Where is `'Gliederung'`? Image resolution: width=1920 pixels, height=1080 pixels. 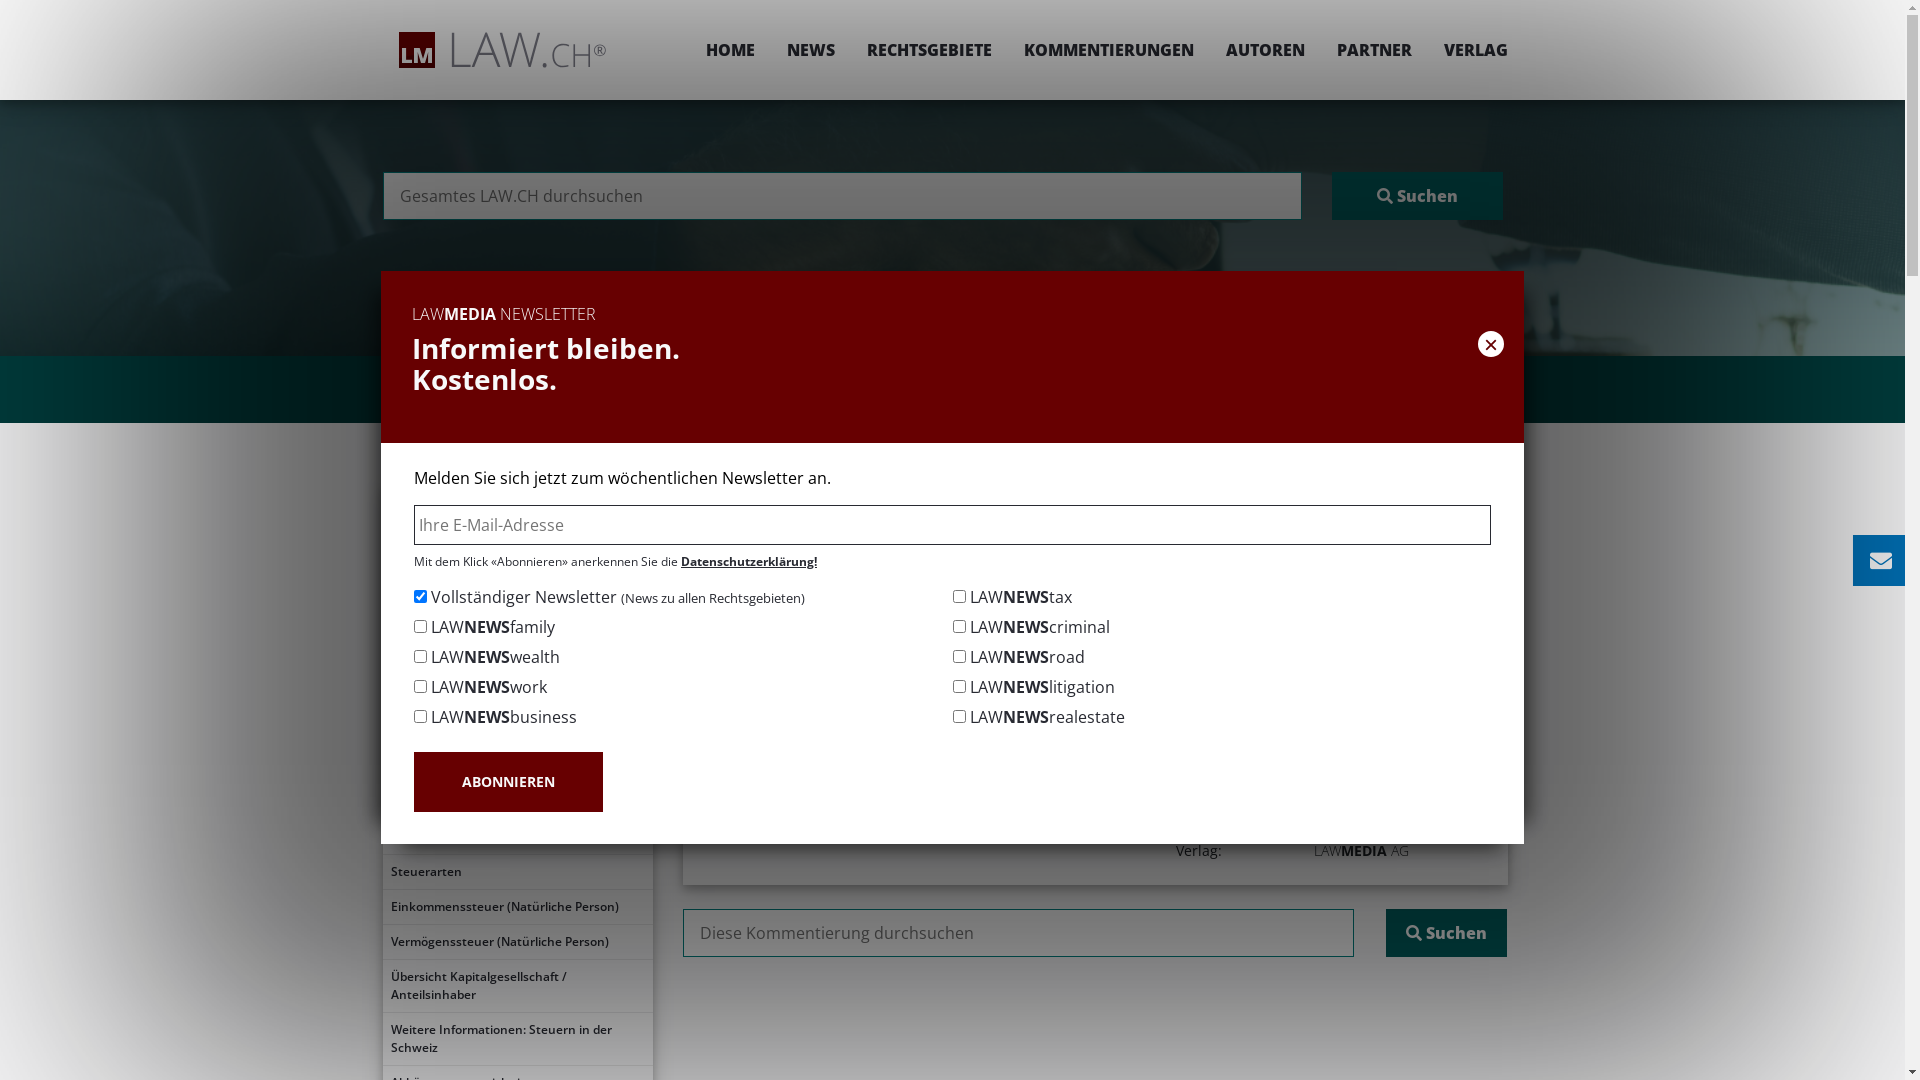 'Gliederung' is located at coordinates (517, 589).